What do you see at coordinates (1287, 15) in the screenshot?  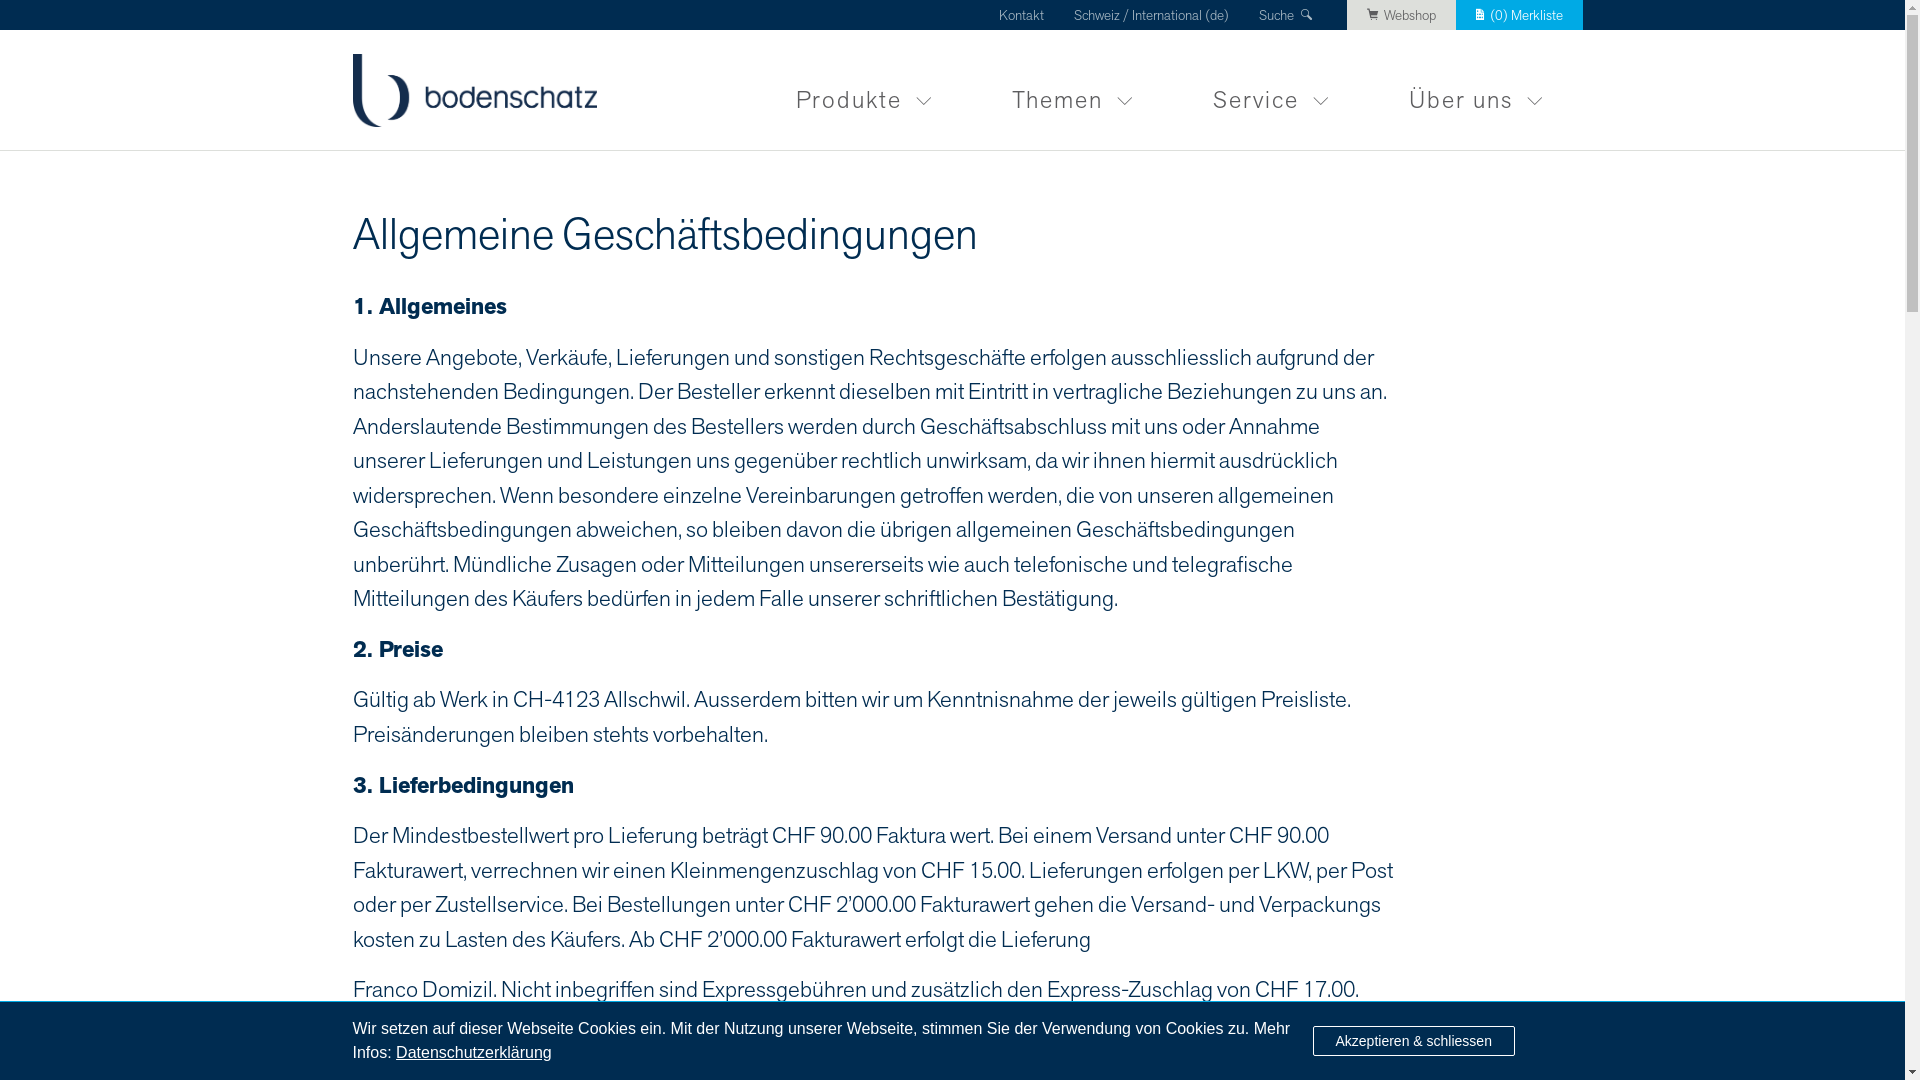 I see `'Suche'` at bounding box center [1287, 15].